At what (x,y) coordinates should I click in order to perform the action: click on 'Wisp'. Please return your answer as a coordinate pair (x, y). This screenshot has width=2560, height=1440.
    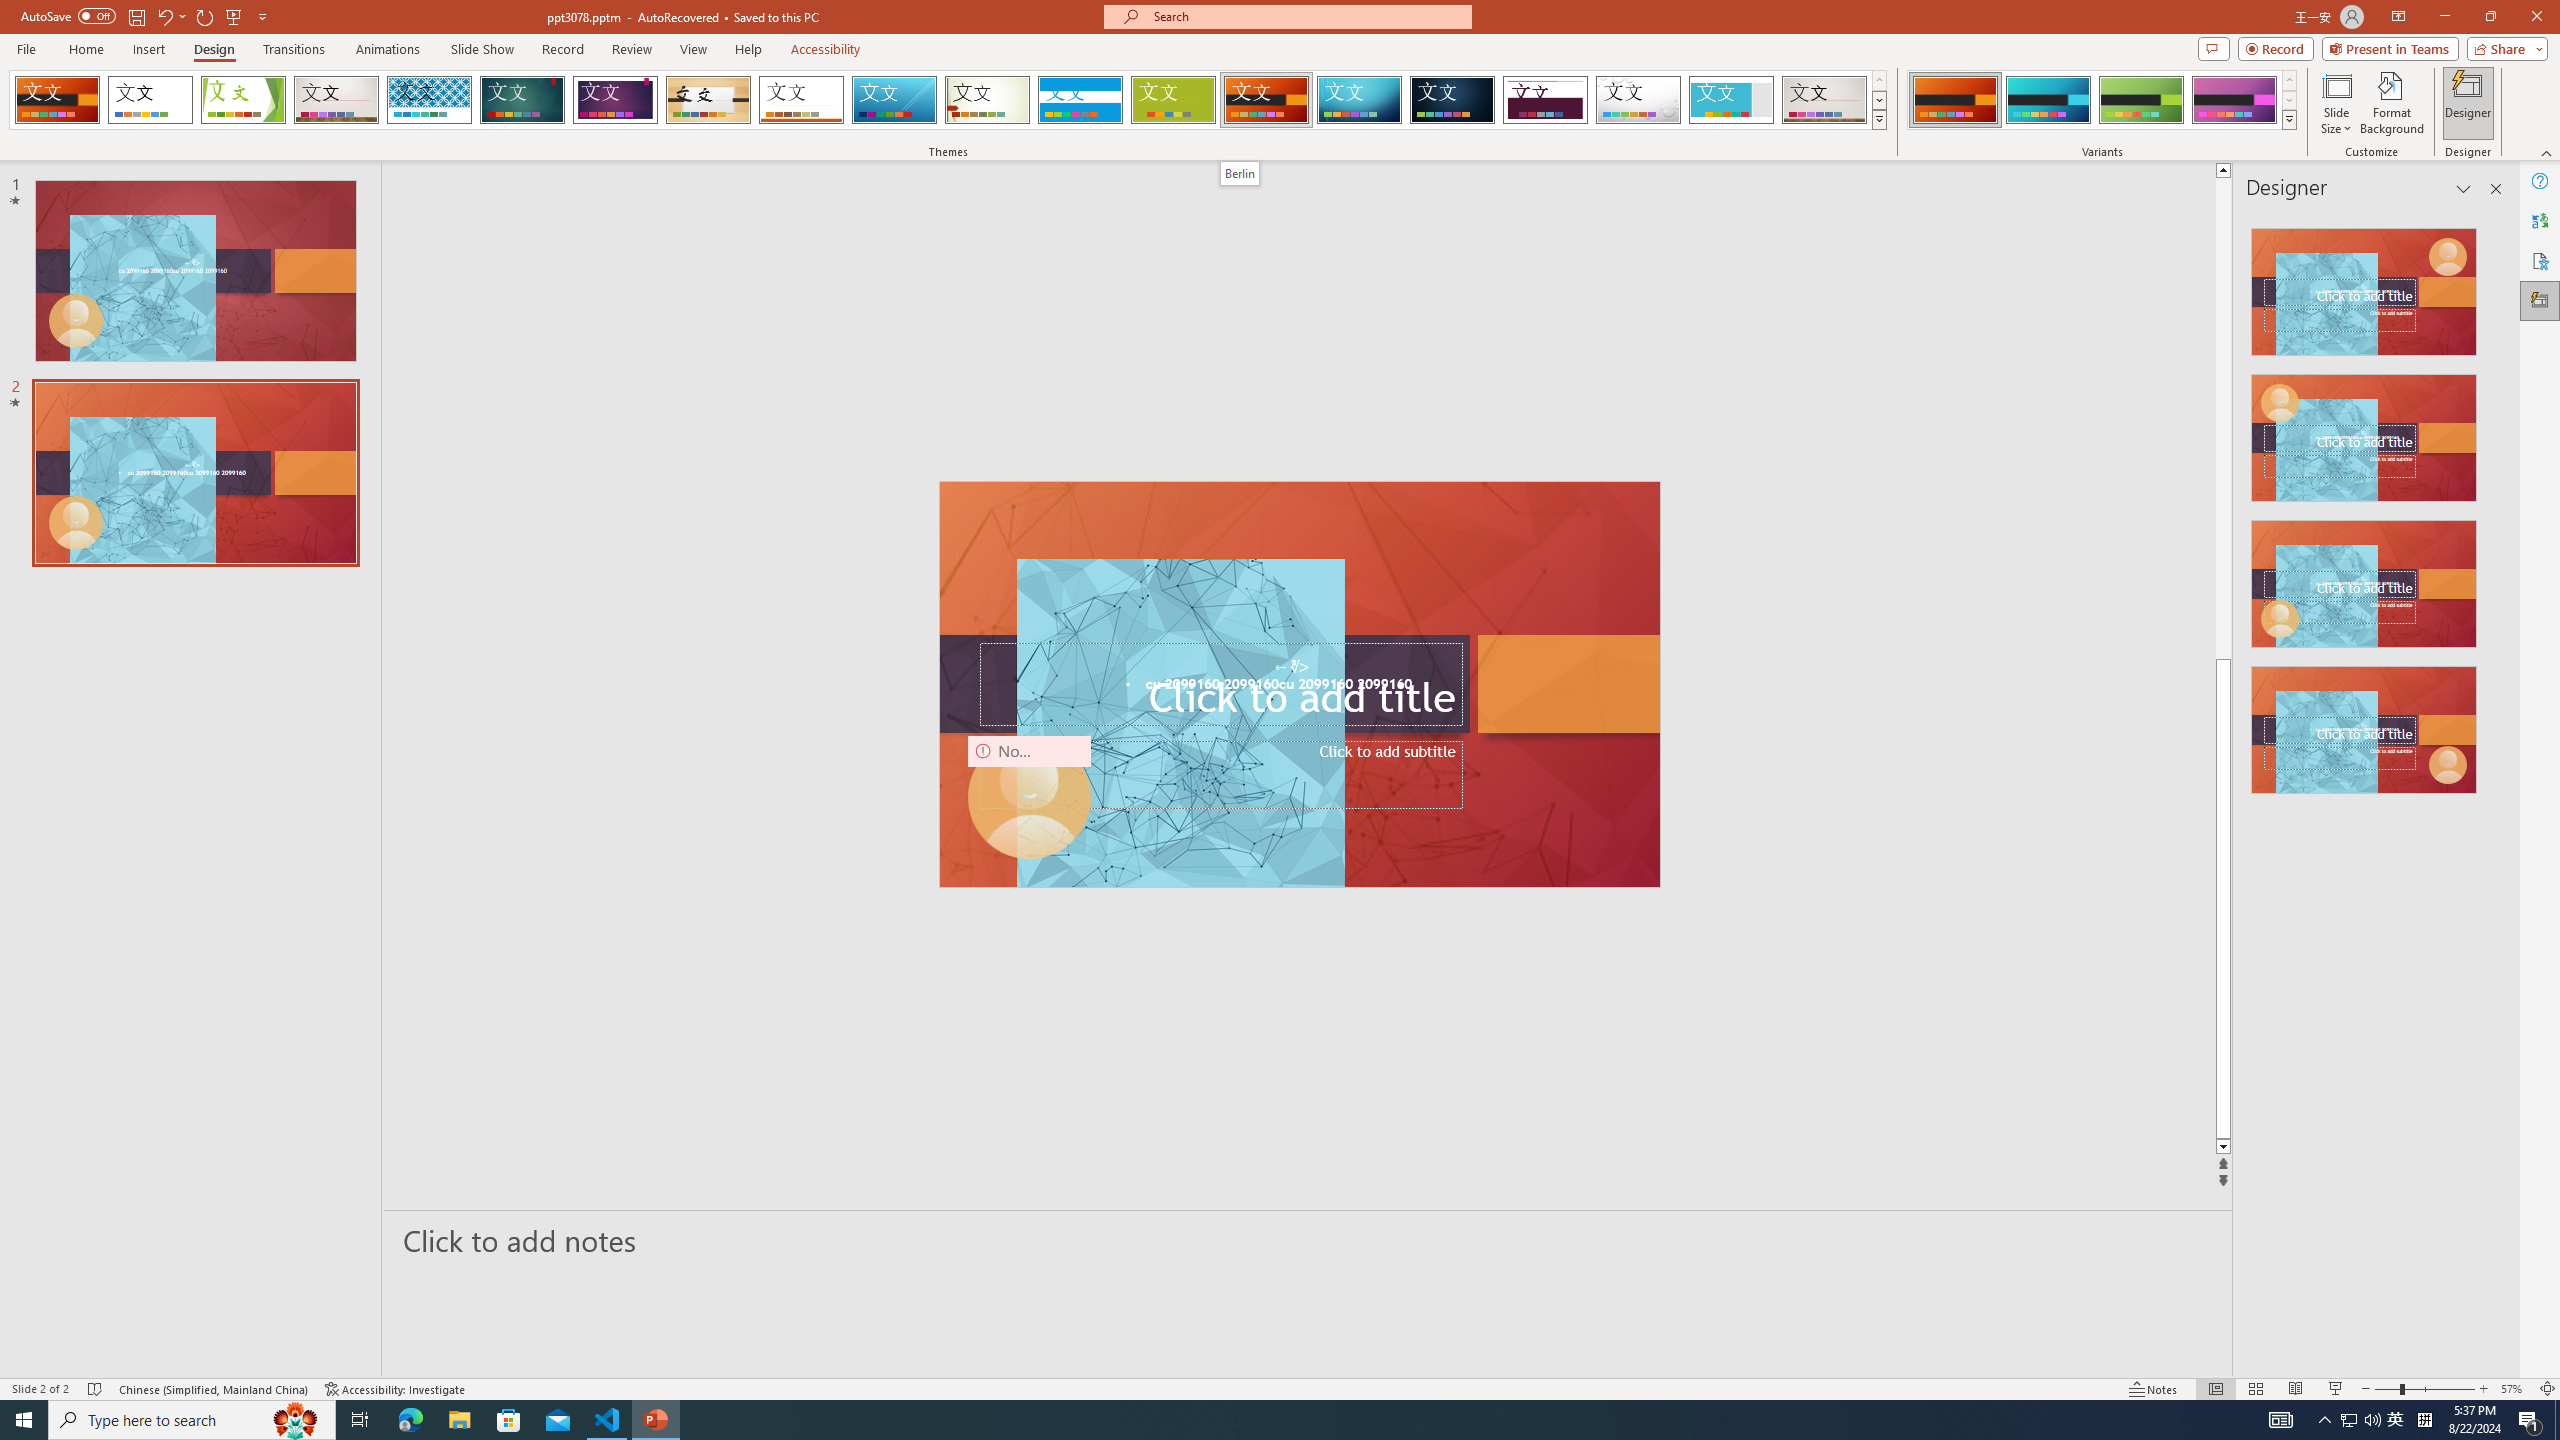
    Looking at the image, I should click on (987, 99).